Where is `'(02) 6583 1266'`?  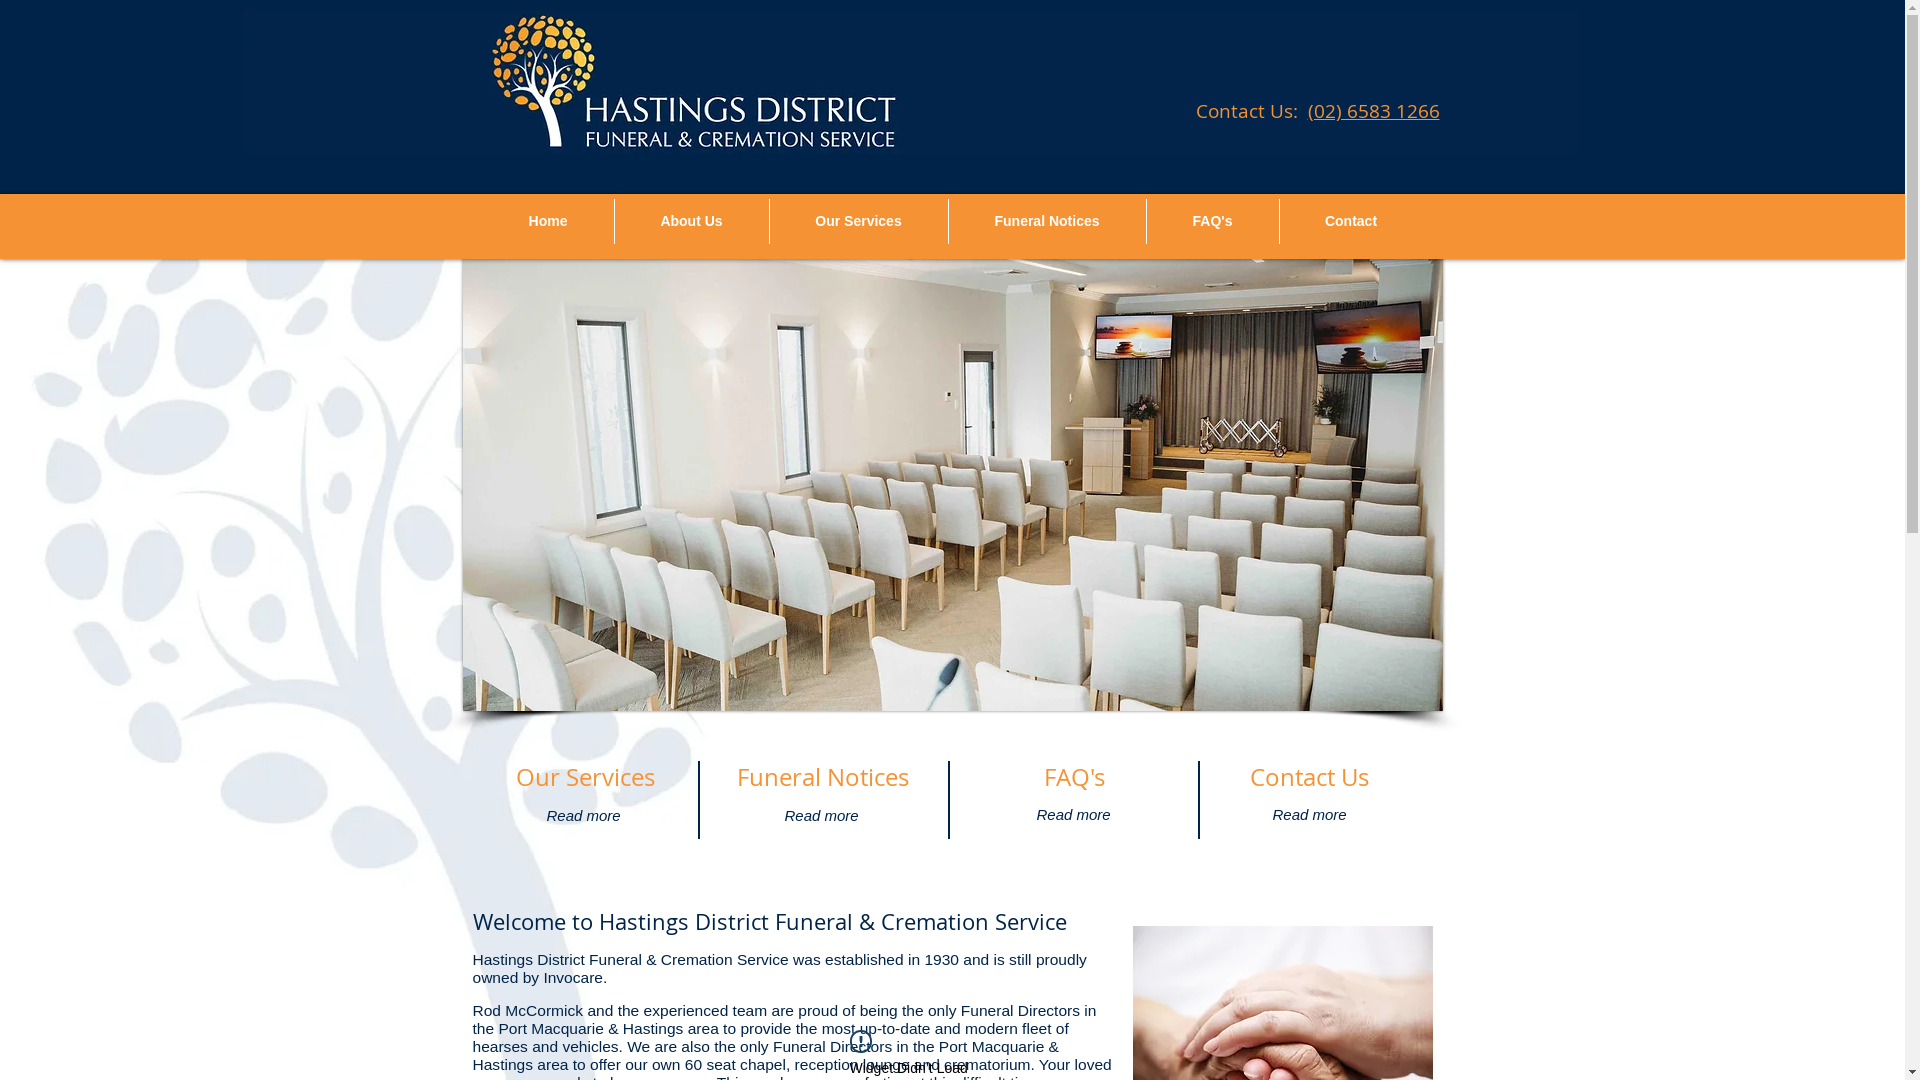
'(02) 6583 1266' is located at coordinates (1372, 111).